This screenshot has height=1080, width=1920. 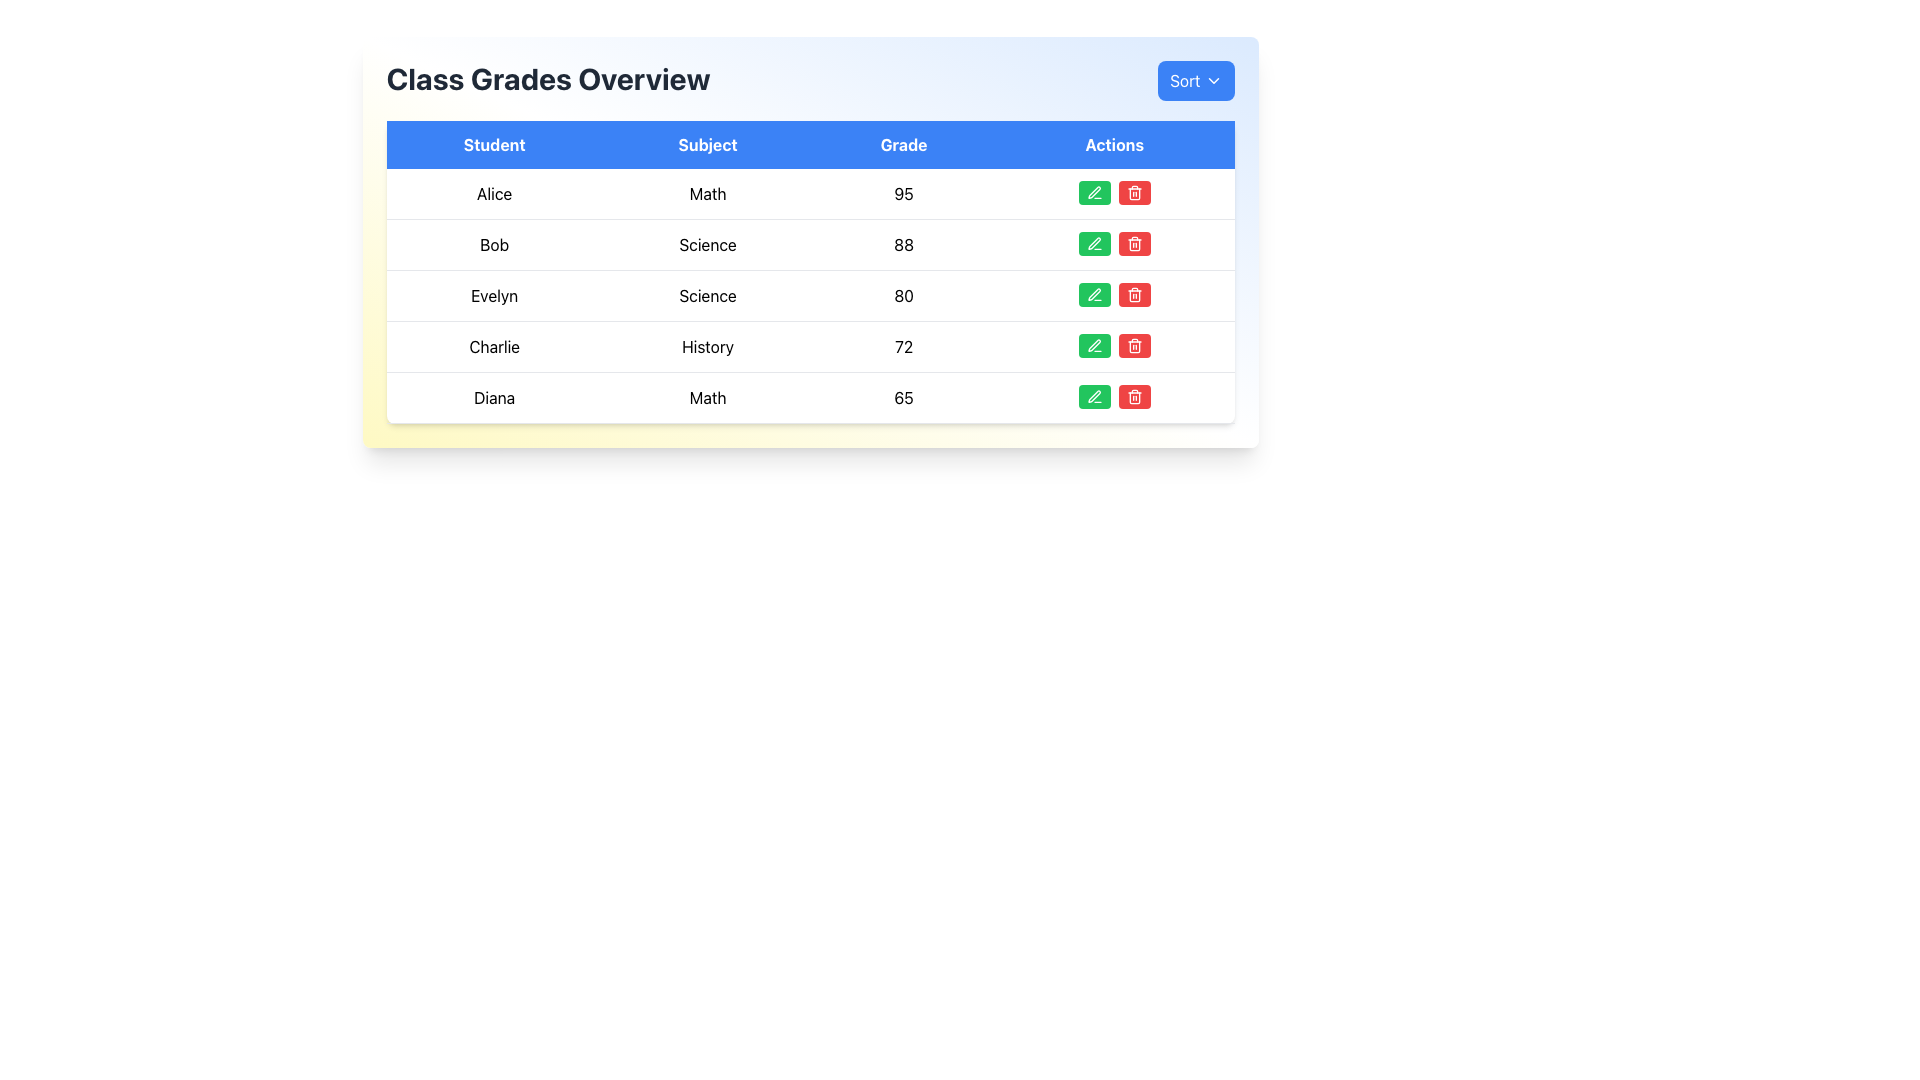 What do you see at coordinates (708, 244) in the screenshot?
I see `the static text element displaying 'Science' located in the second row and second column of the table under the 'Subject' column` at bounding box center [708, 244].